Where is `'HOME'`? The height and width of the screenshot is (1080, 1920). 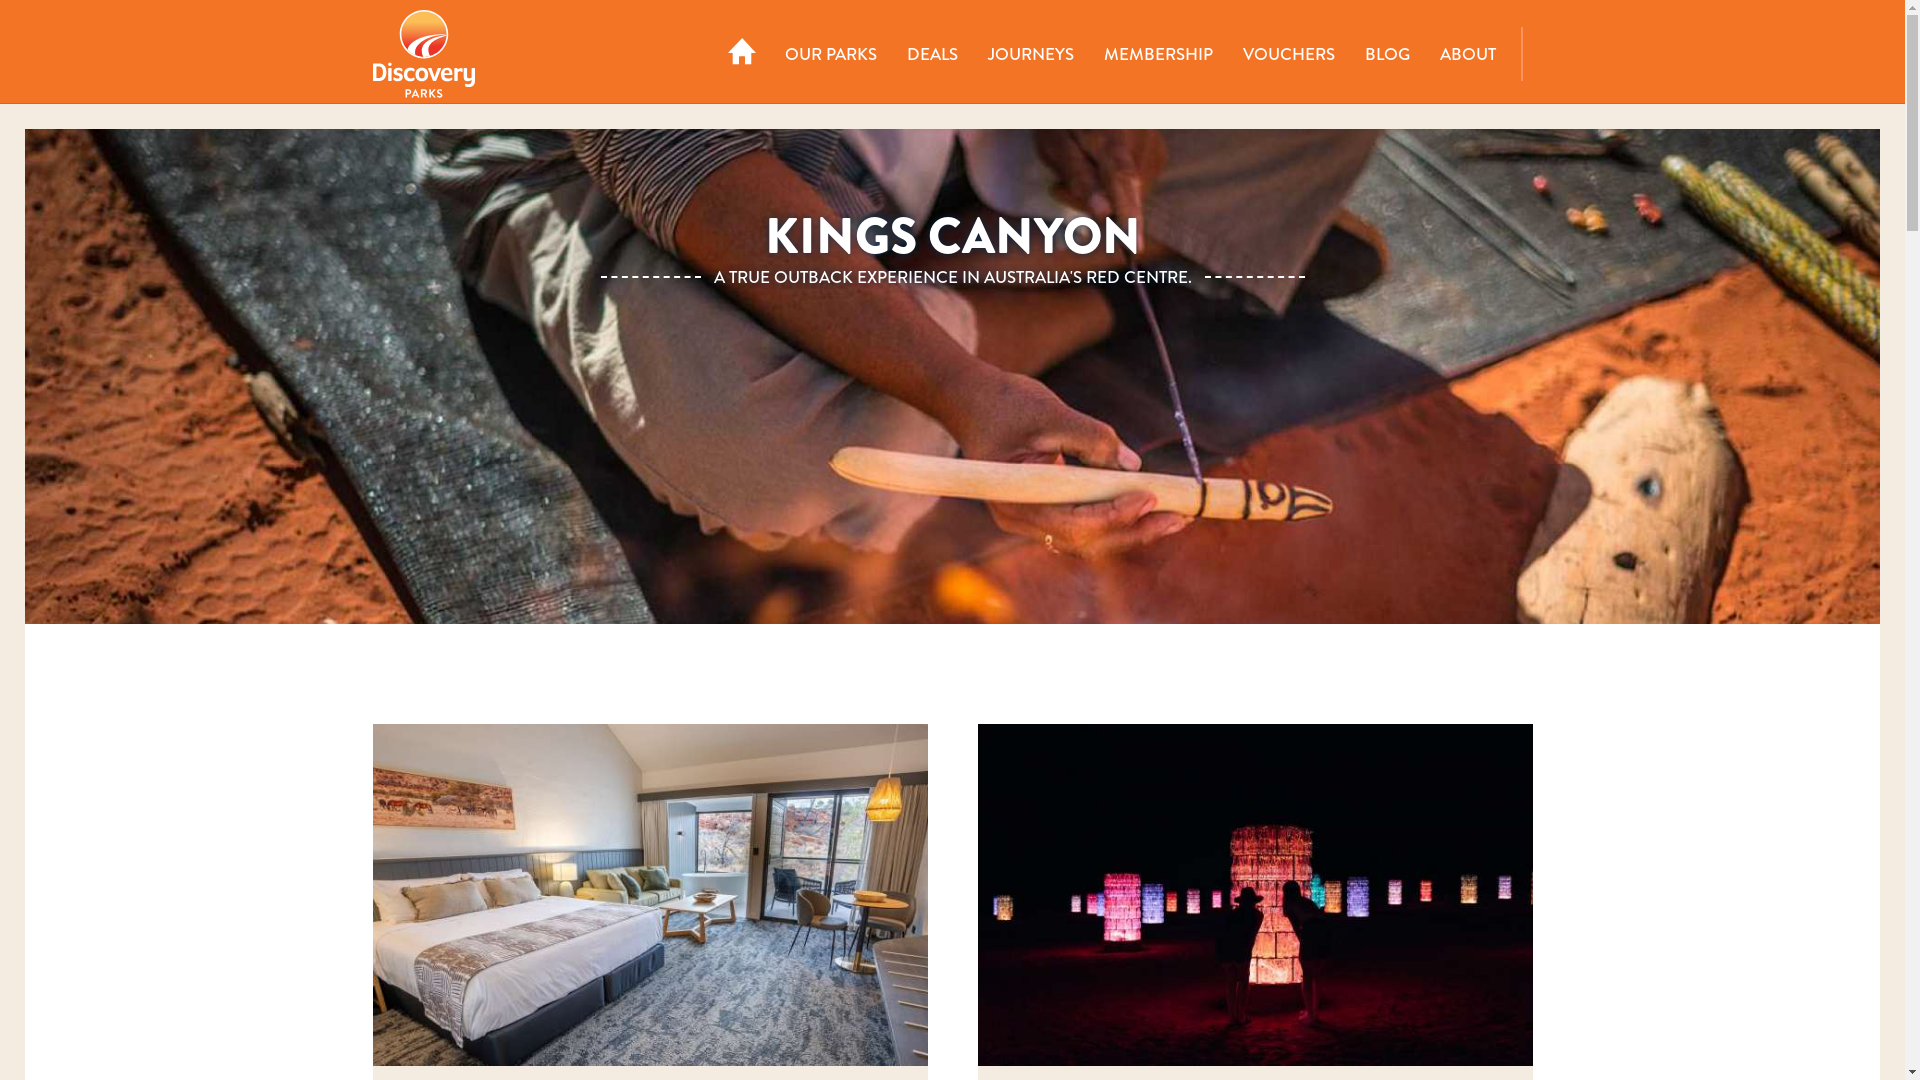 'HOME' is located at coordinates (742, 53).